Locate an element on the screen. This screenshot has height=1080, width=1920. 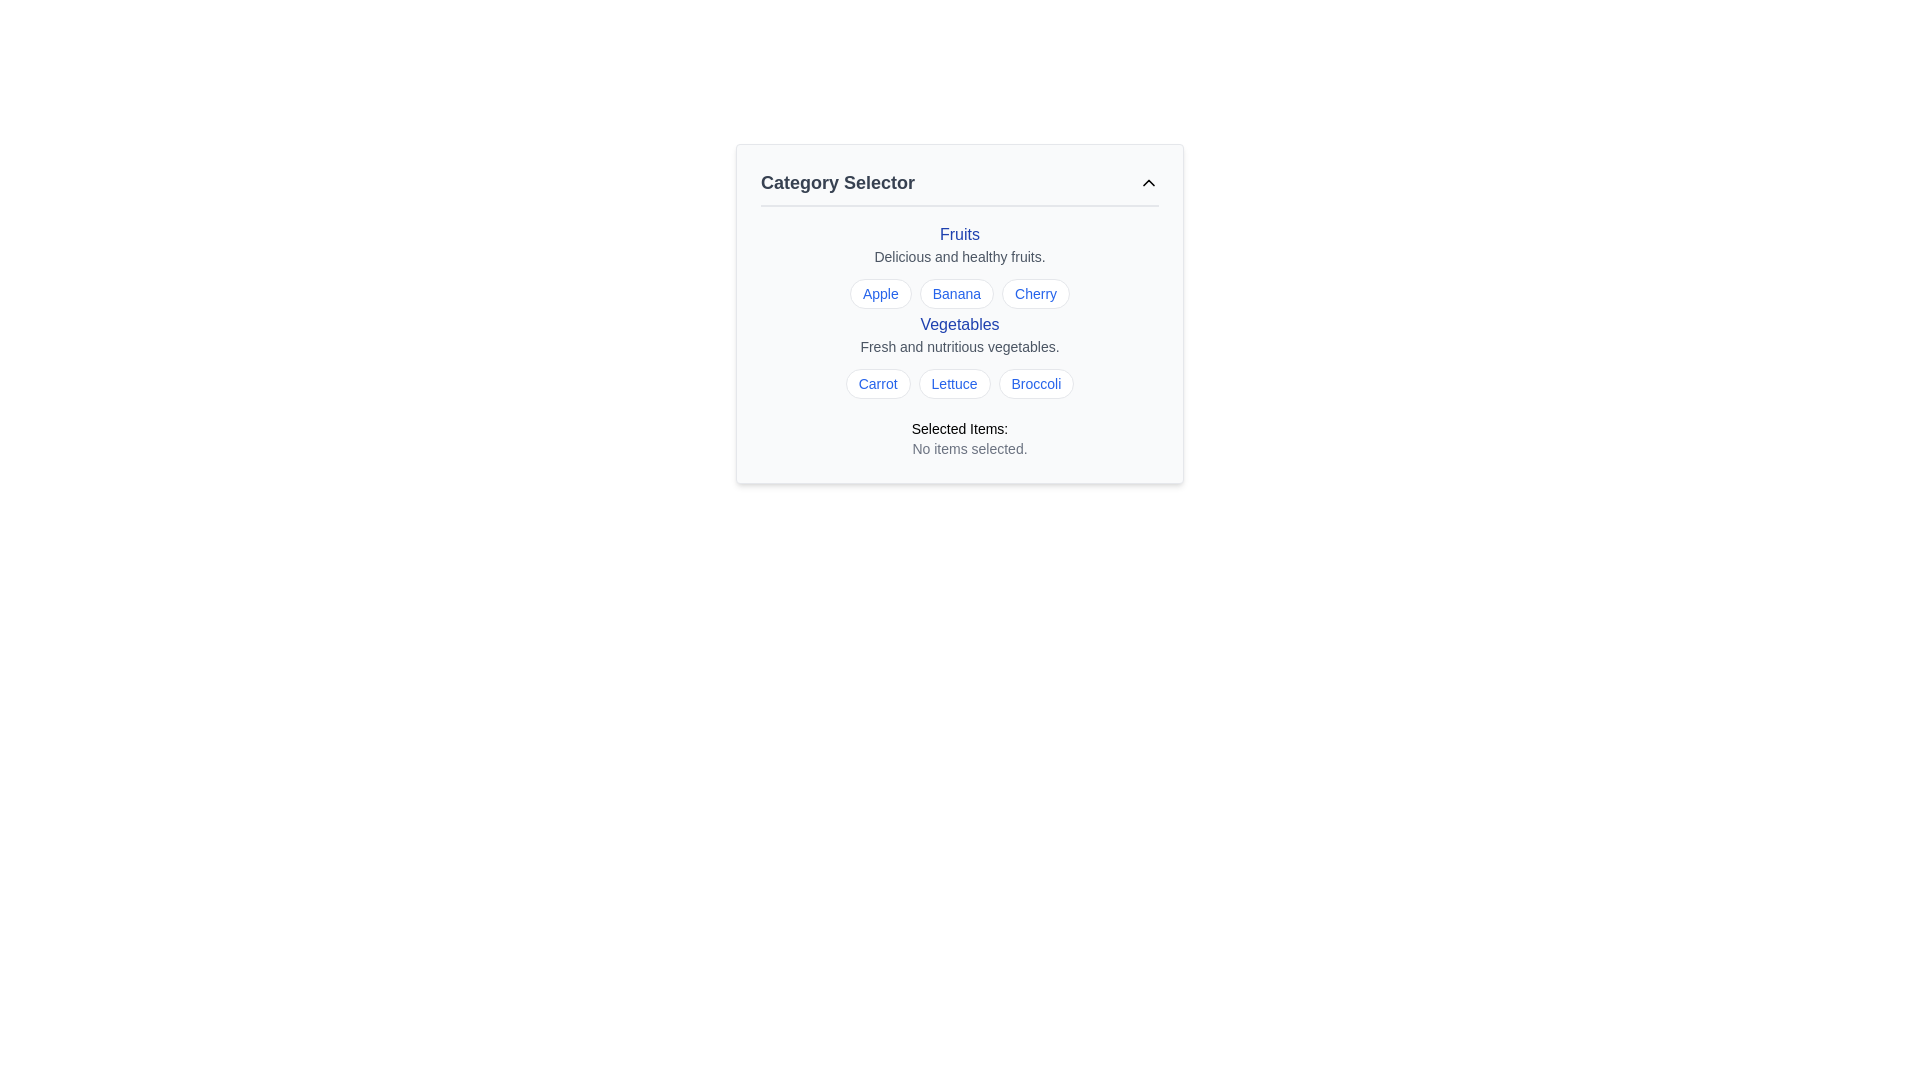
the 'Apple' button, which is a rectangular button with rounded edges, featuring the text 'Apple' in a blue, bold font under the 'Fruits' section of the 'Category Selector' is located at coordinates (880, 293).